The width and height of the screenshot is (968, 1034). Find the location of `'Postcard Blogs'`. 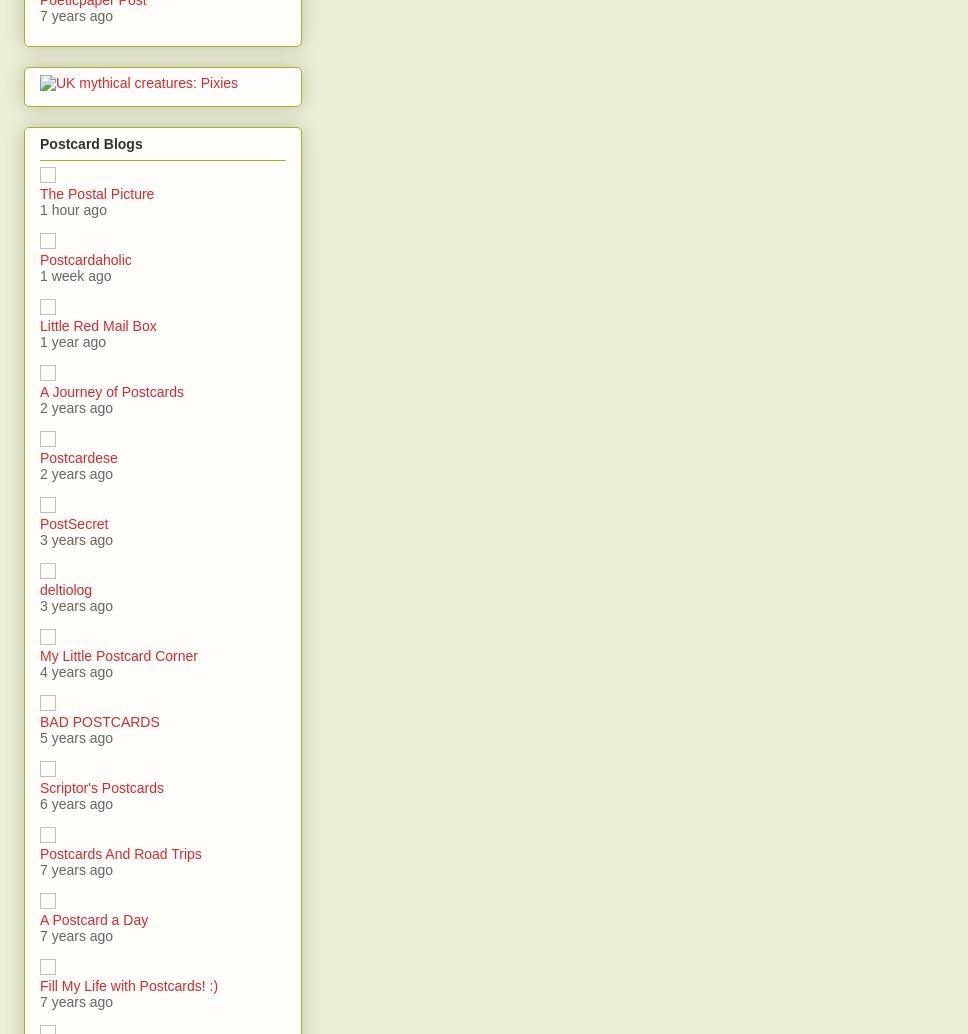

'Postcard Blogs' is located at coordinates (90, 144).